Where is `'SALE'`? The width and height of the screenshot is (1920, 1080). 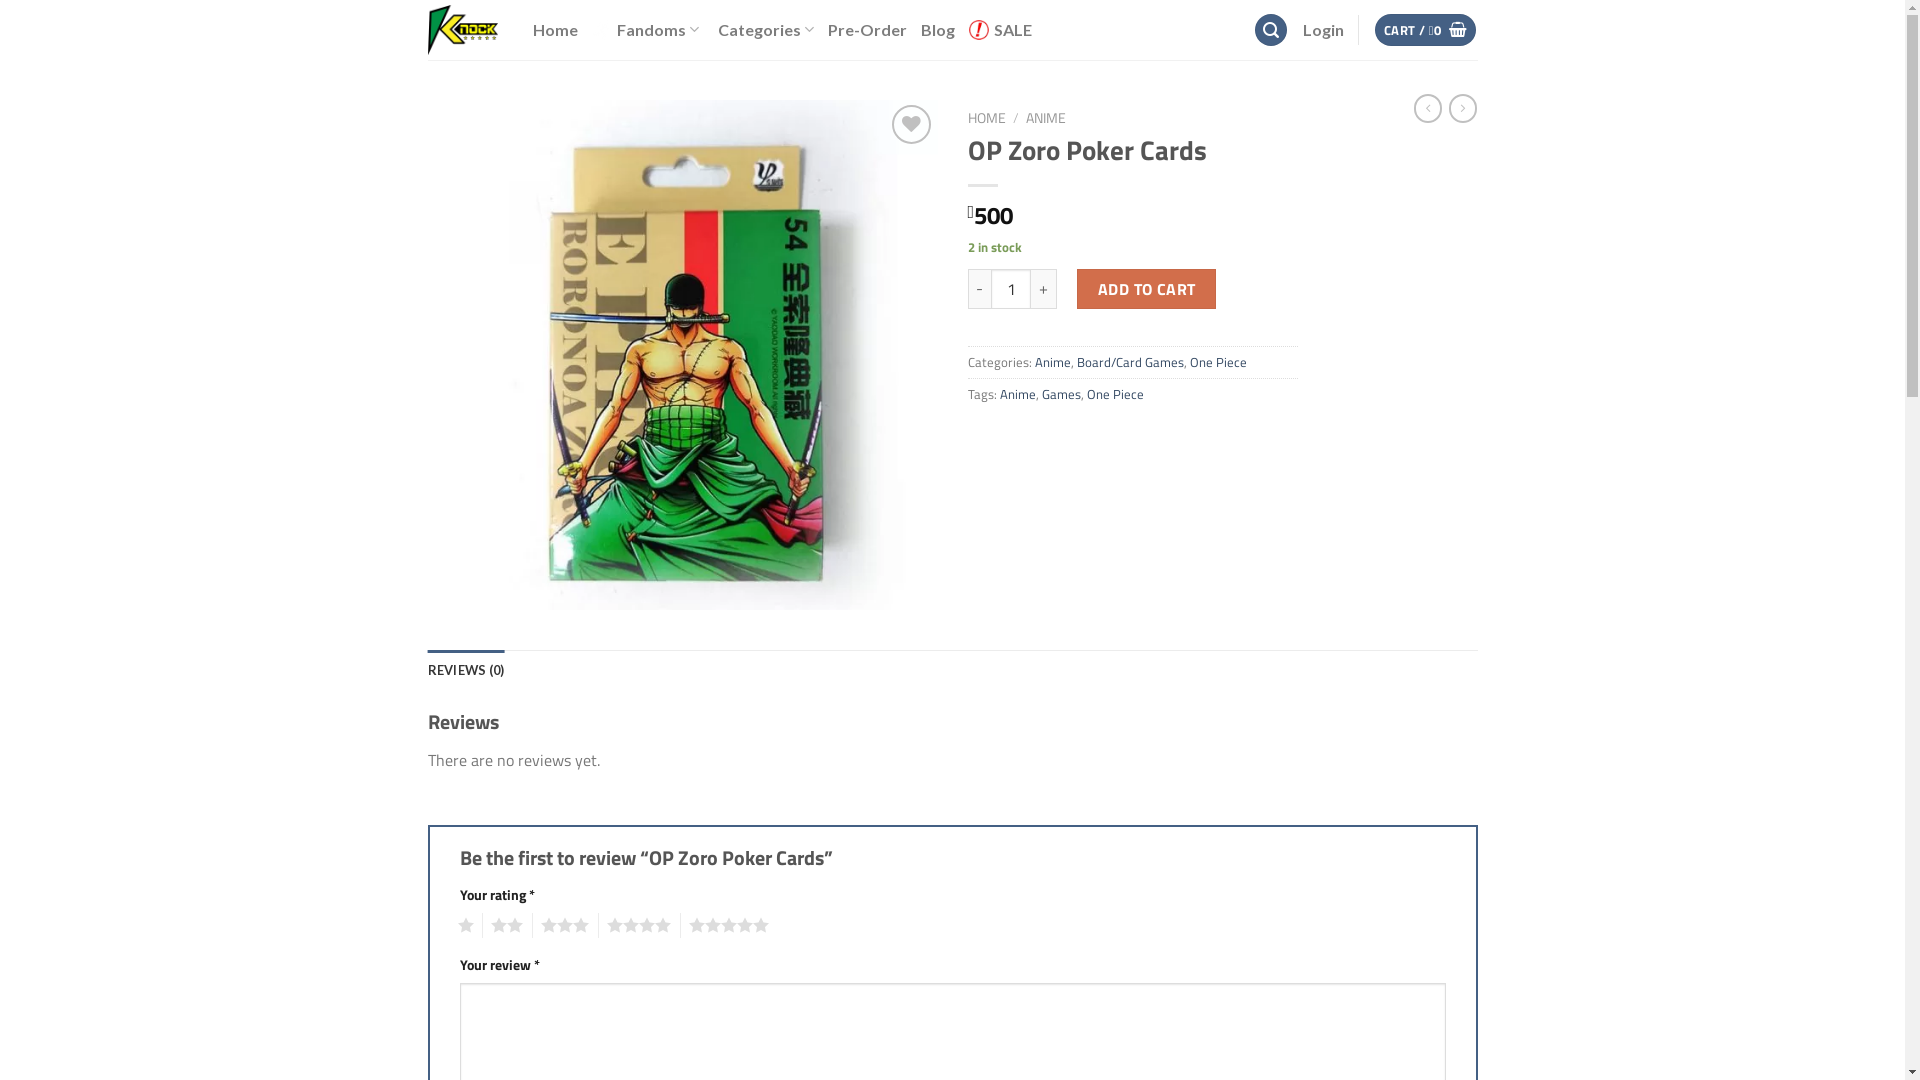 'SALE' is located at coordinates (1000, 30).